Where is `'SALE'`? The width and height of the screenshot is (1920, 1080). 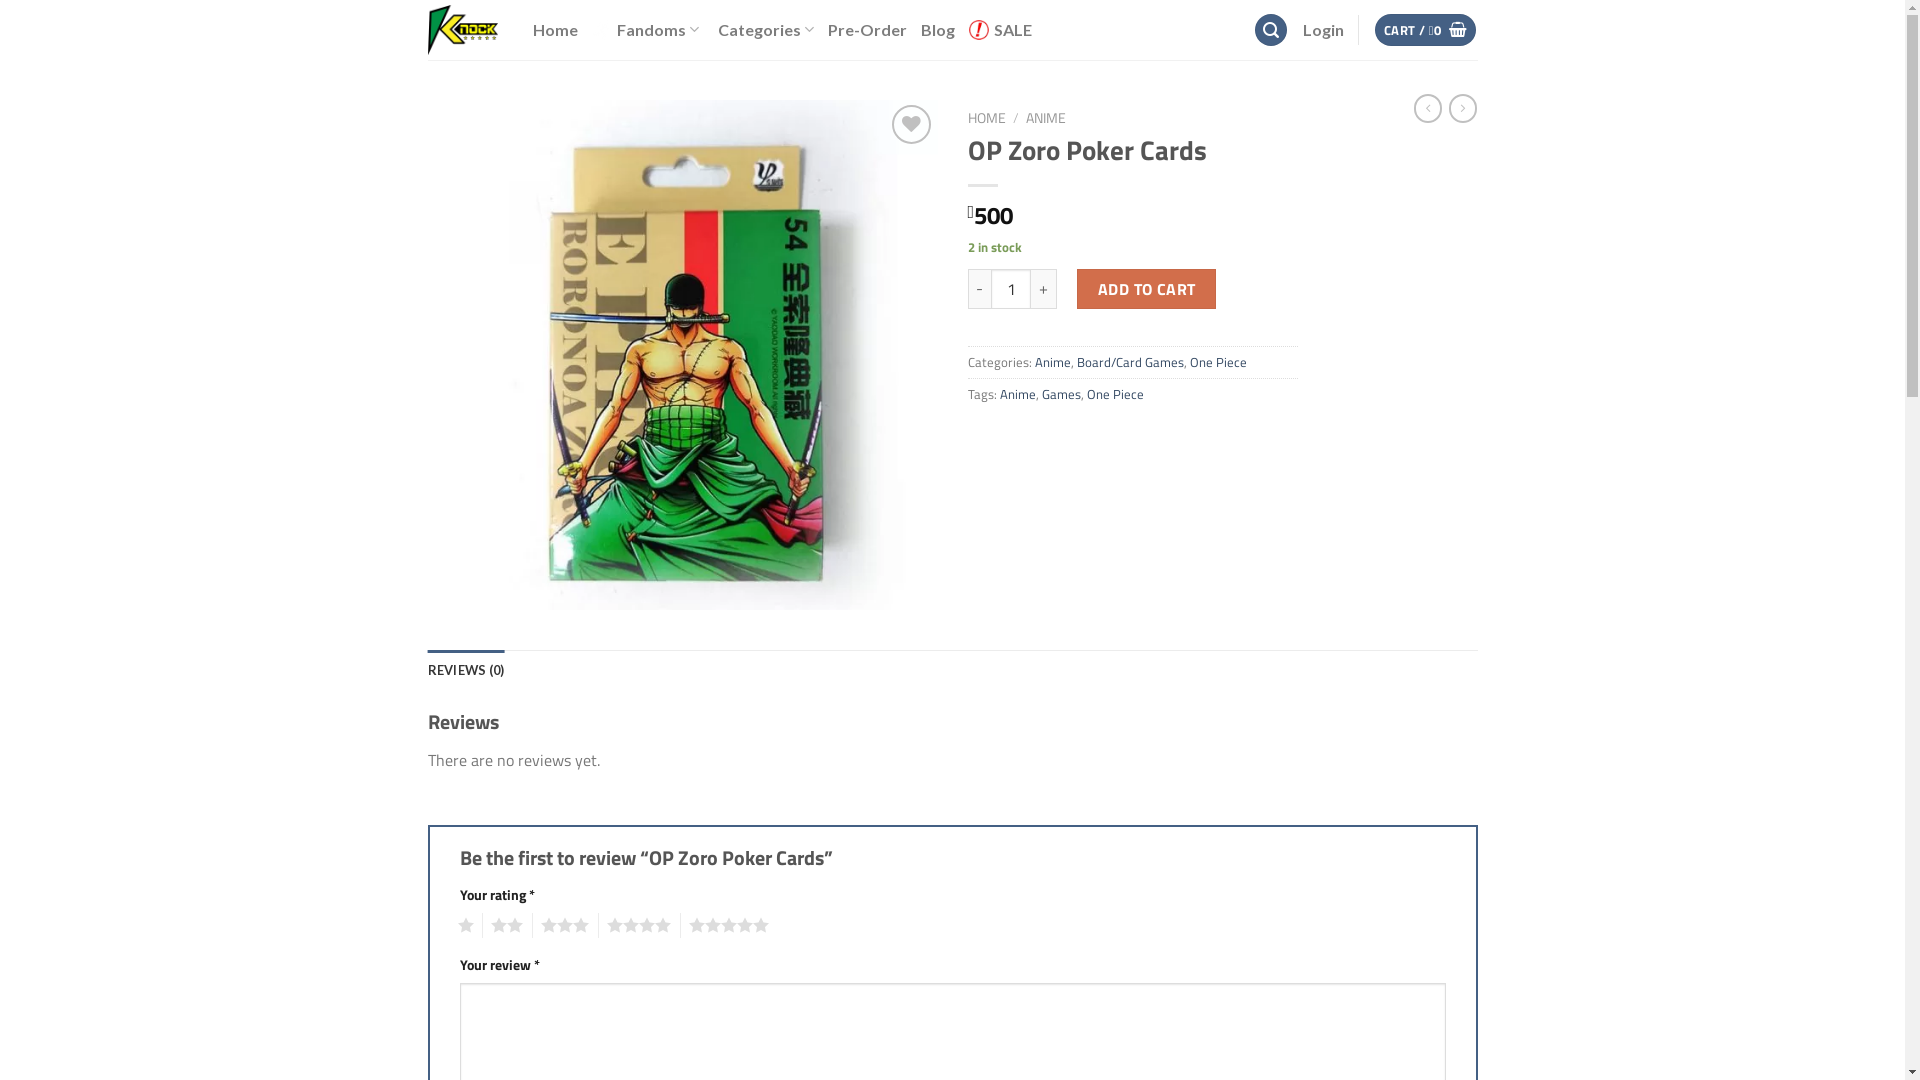 'SALE' is located at coordinates (1000, 30).